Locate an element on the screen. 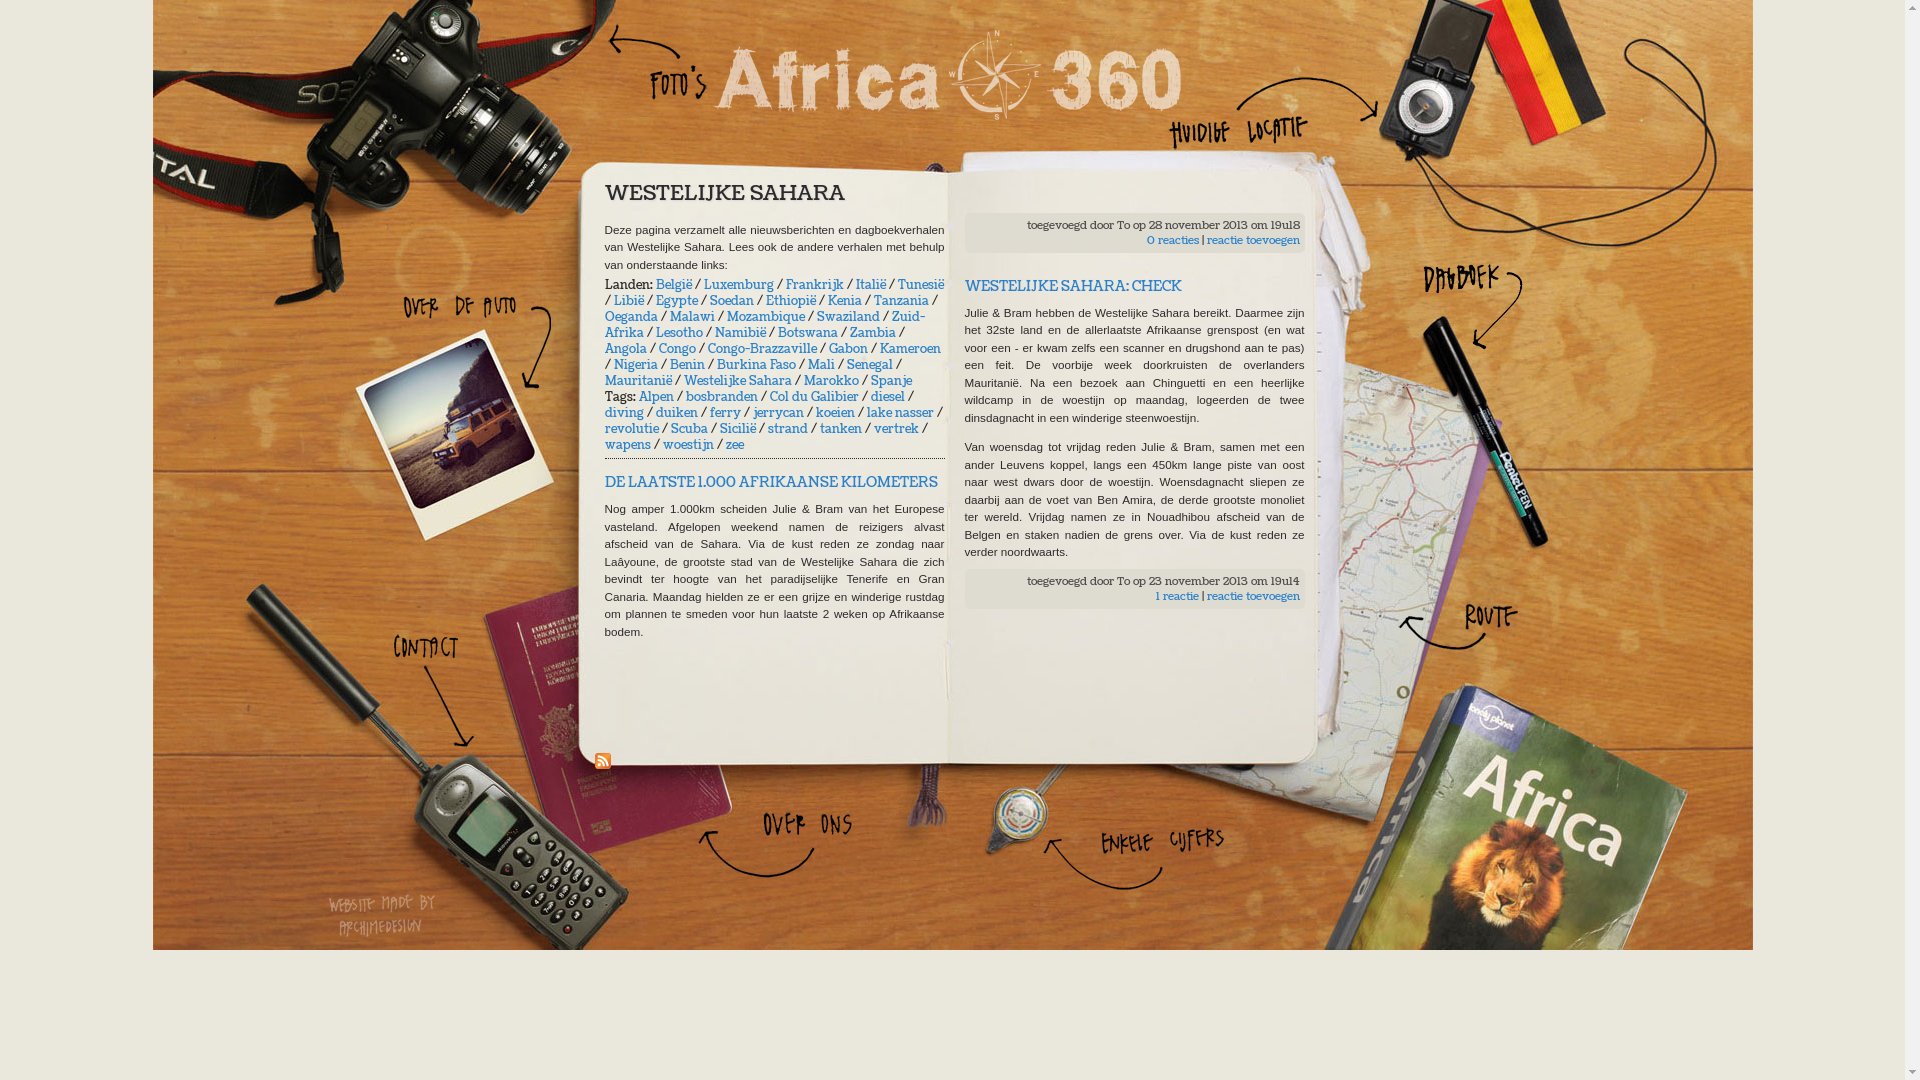 Image resolution: width=1920 pixels, height=1080 pixels. 'reactie toevoegen' is located at coordinates (1251, 595).